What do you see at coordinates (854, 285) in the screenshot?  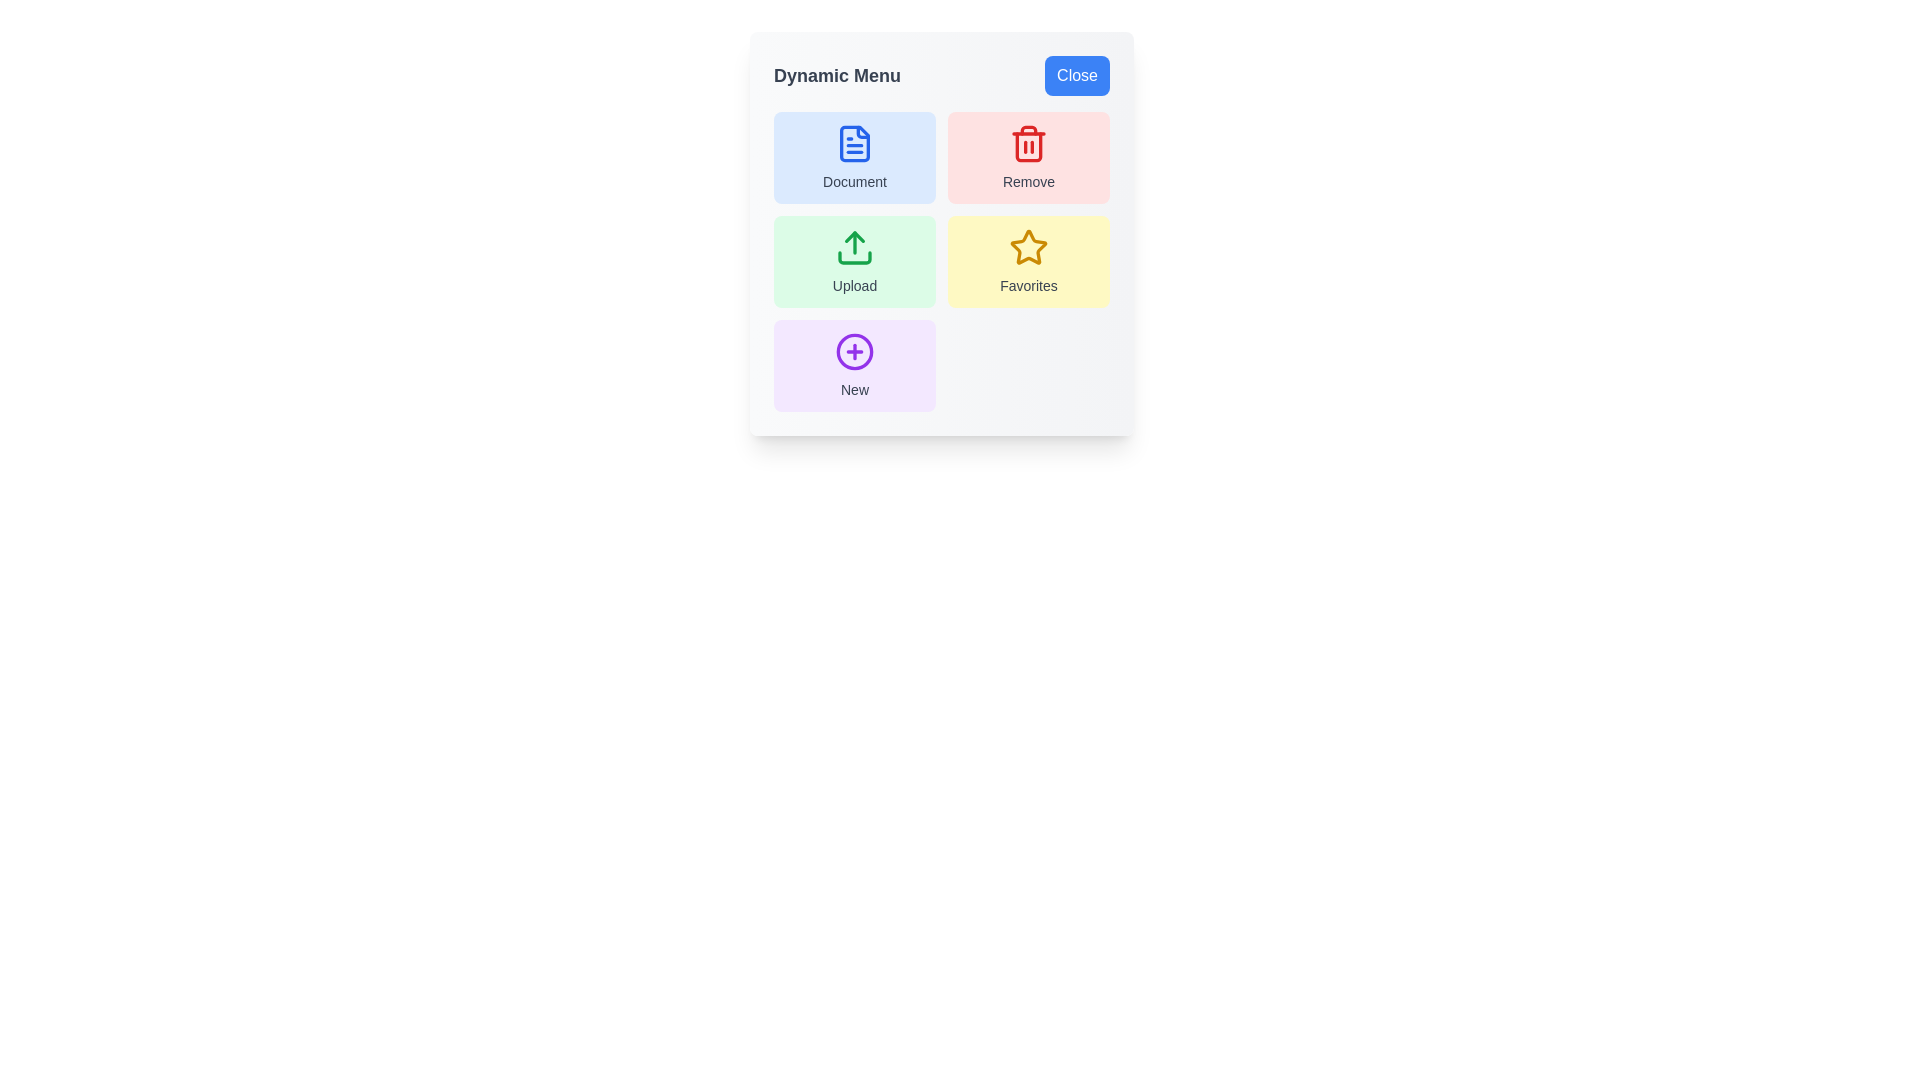 I see `text label that says 'Upload', which is styled in small gray font and located at the bottom of a green button, below an upward arrow icon` at bounding box center [854, 285].